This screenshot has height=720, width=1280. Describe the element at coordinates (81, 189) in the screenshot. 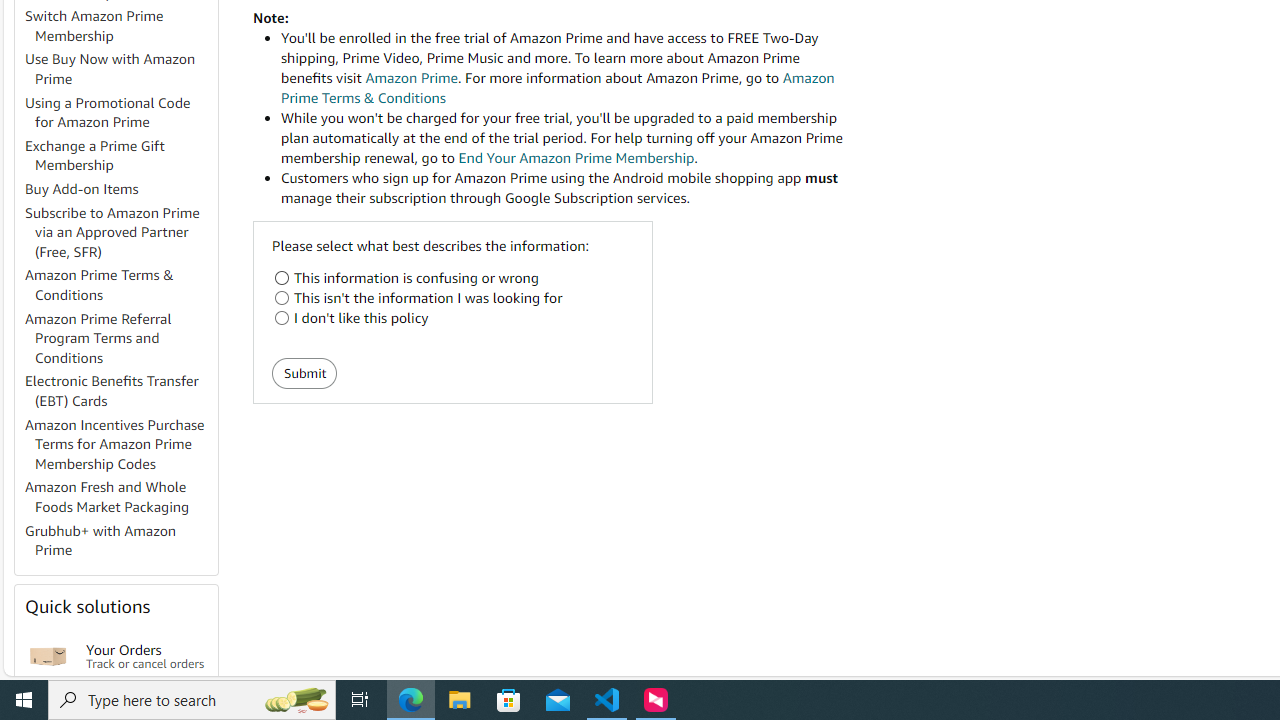

I see `'Buy Add-on Items'` at that location.